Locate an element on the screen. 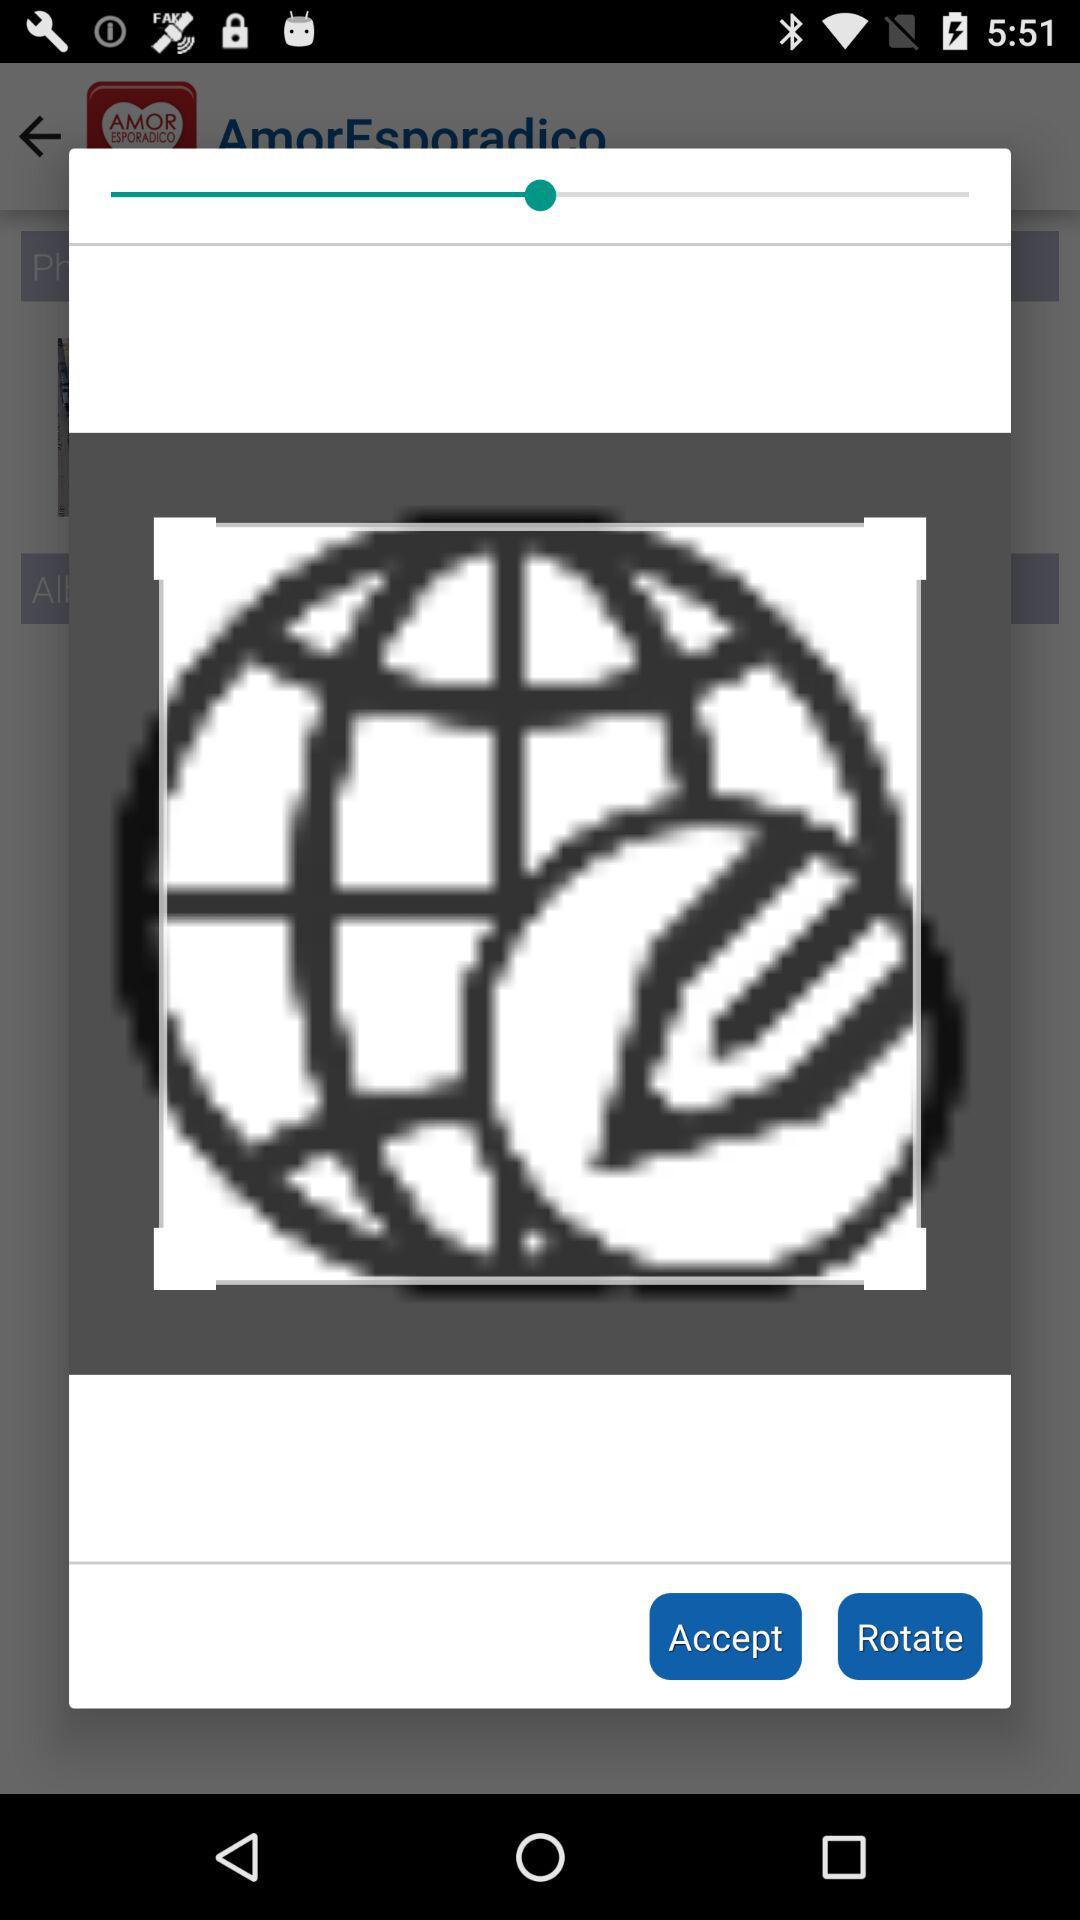  the rotate item is located at coordinates (910, 1636).